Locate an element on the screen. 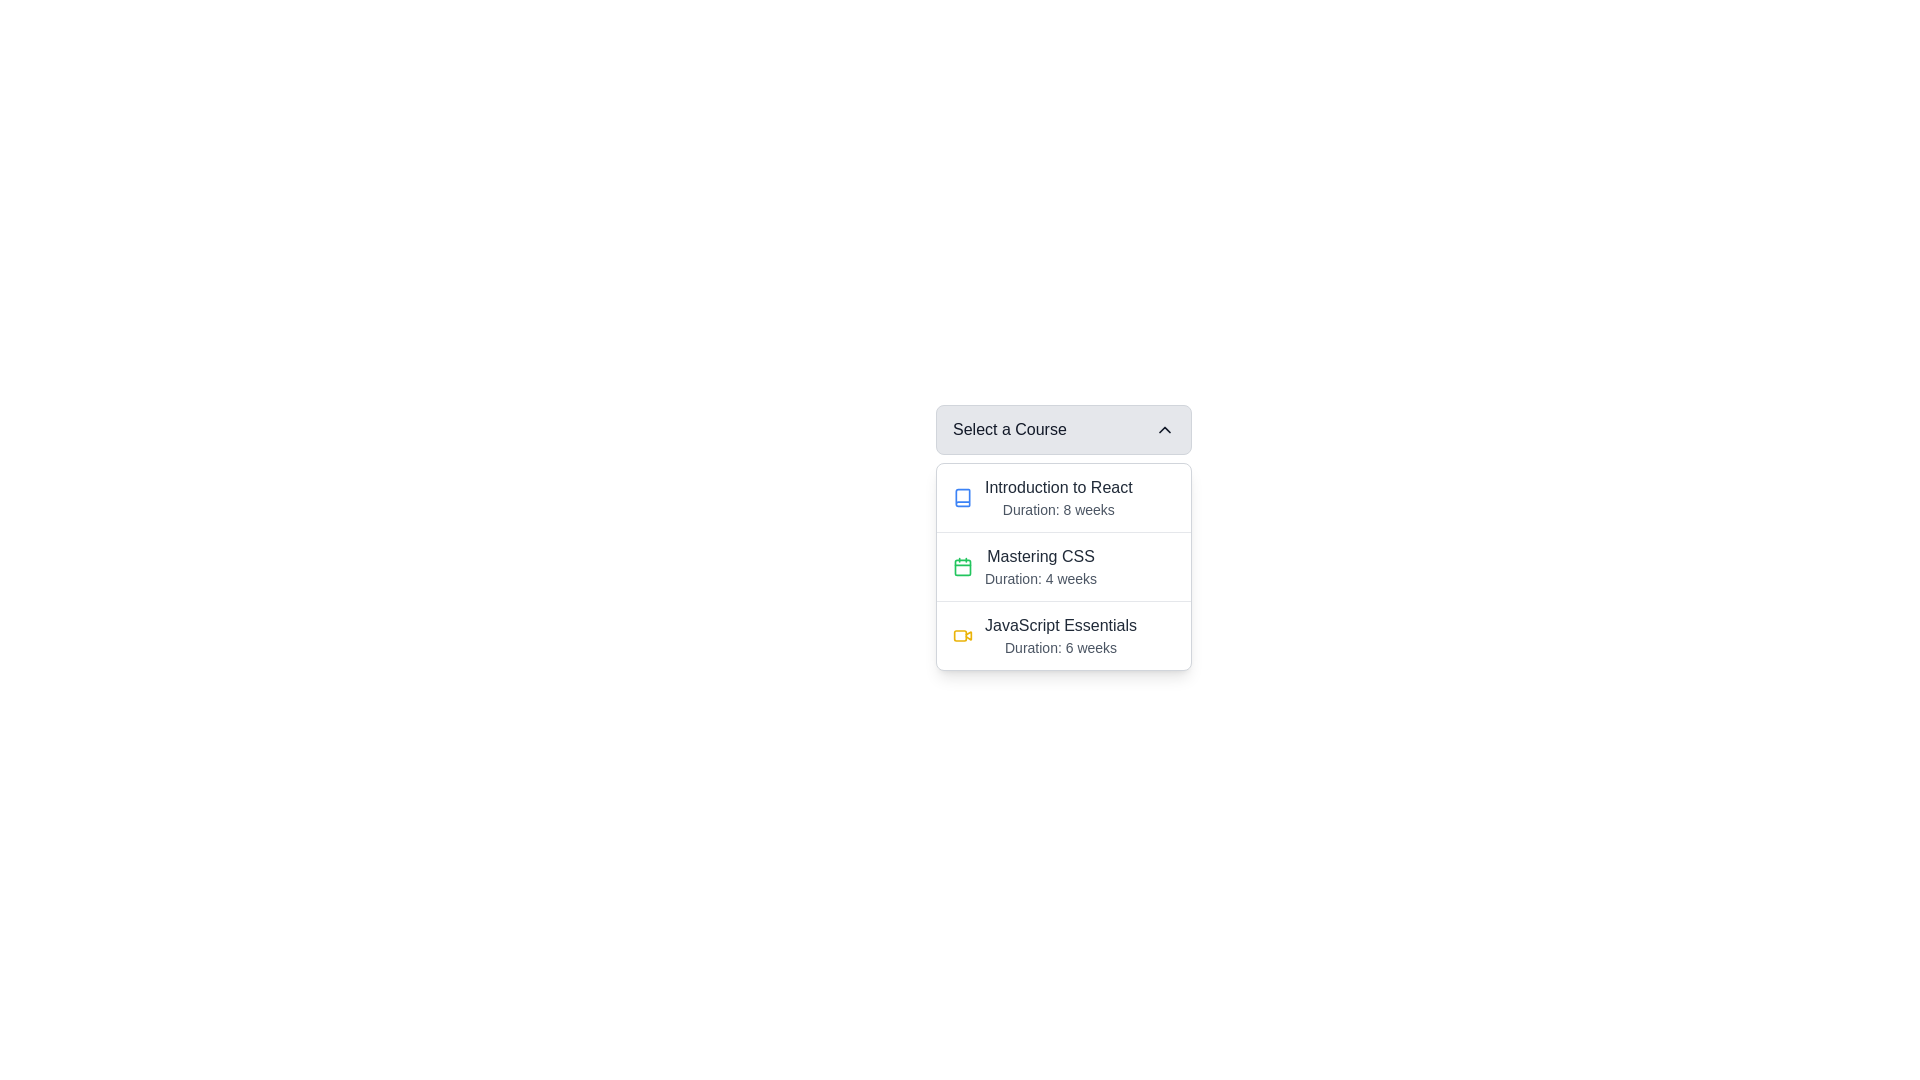  the list item labeled 'JavaScript Essentials' is located at coordinates (1063, 635).